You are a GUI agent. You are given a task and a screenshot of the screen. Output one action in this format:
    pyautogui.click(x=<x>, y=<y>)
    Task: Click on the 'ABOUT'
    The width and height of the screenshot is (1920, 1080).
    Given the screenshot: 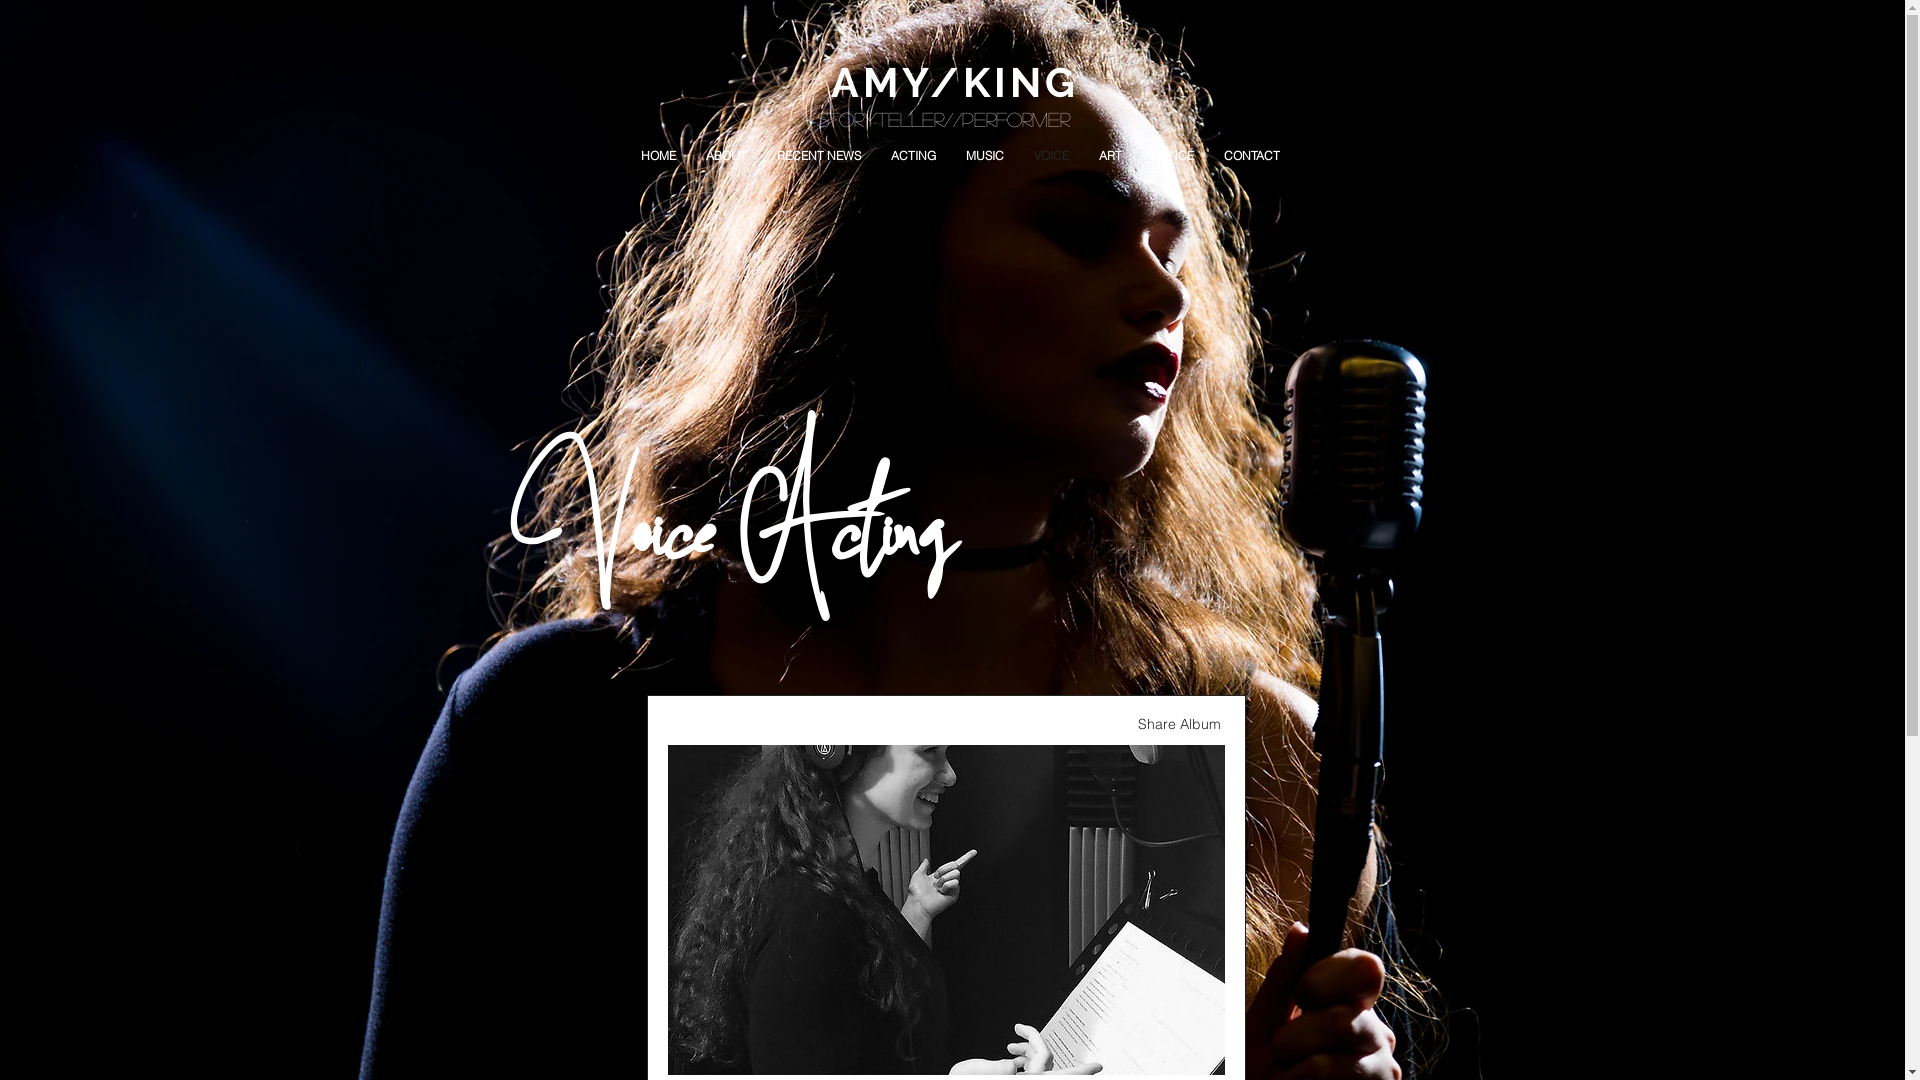 What is the action you would take?
    pyautogui.click(x=724, y=154)
    